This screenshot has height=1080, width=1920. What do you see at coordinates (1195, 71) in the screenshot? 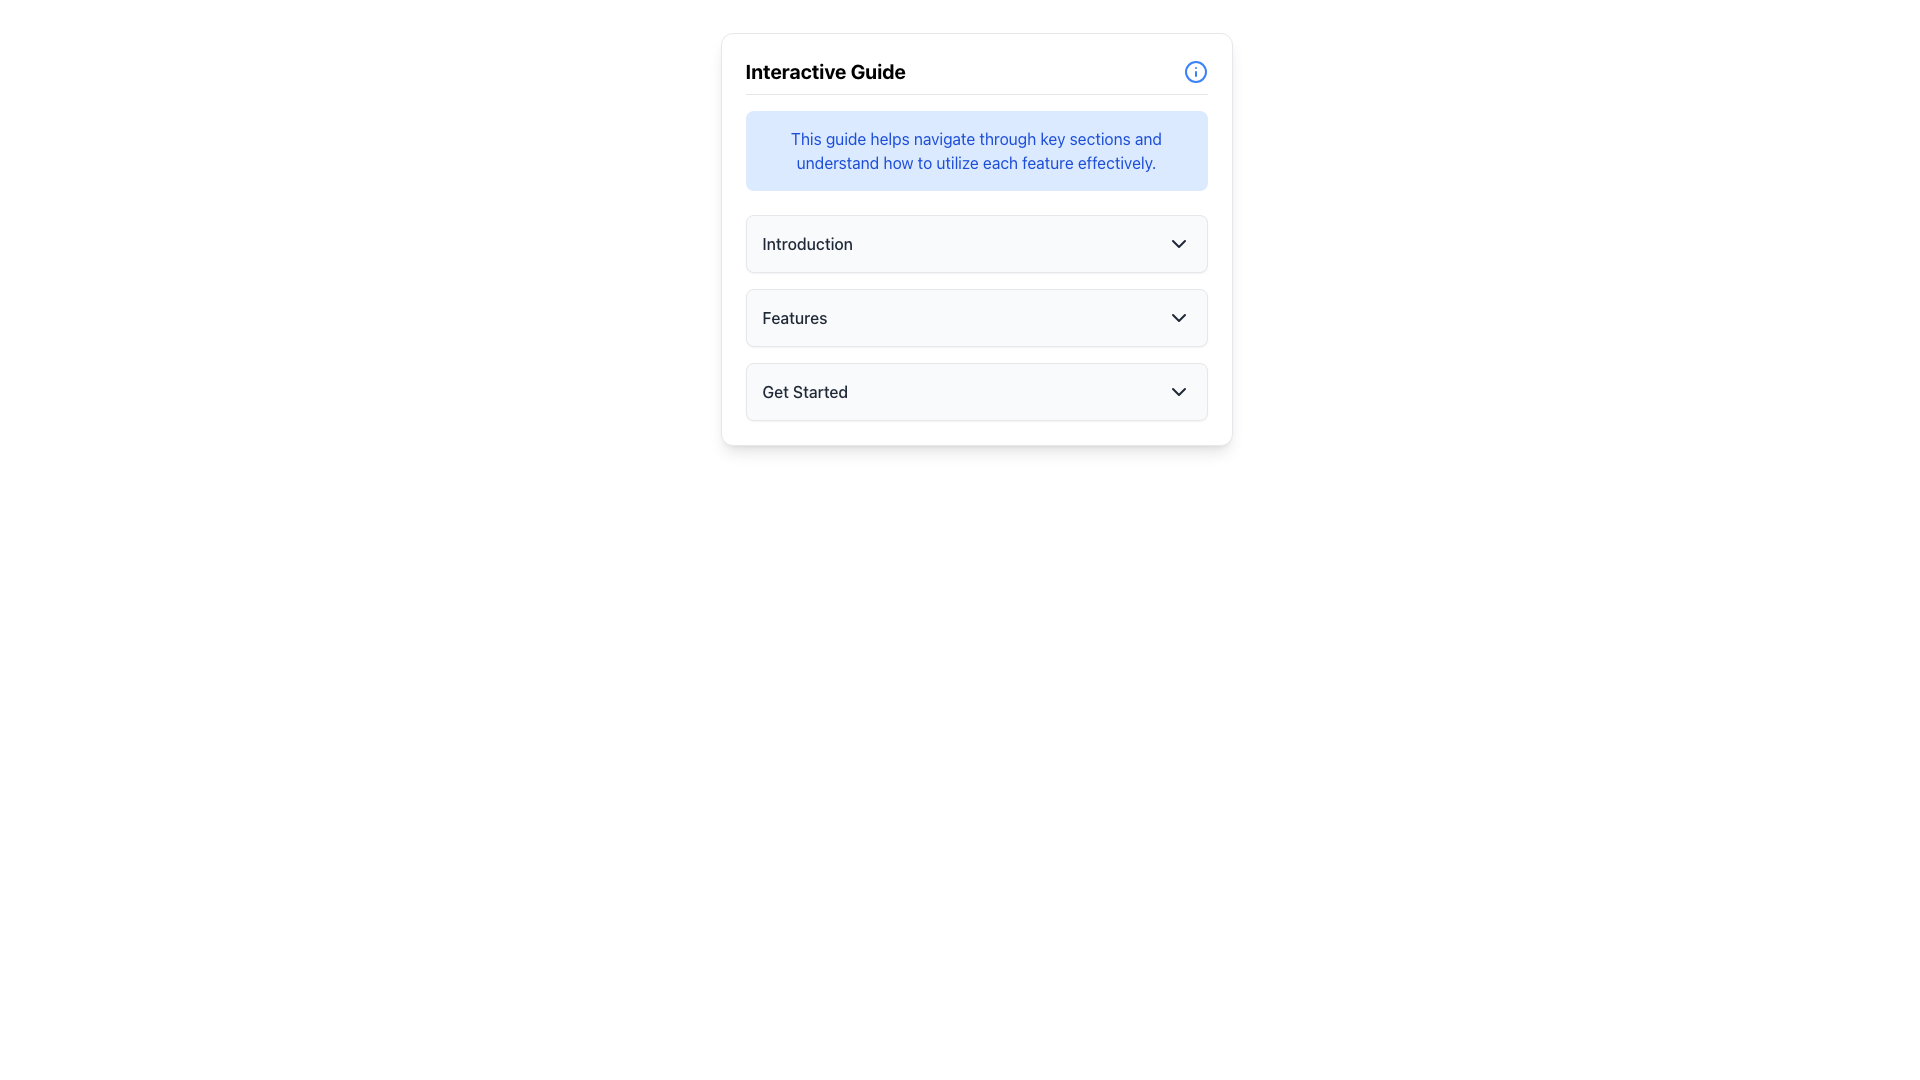
I see `the Circle element within the top-right information icon of the Interactive Guide panel, which serves as a visual component for the information icon` at bounding box center [1195, 71].